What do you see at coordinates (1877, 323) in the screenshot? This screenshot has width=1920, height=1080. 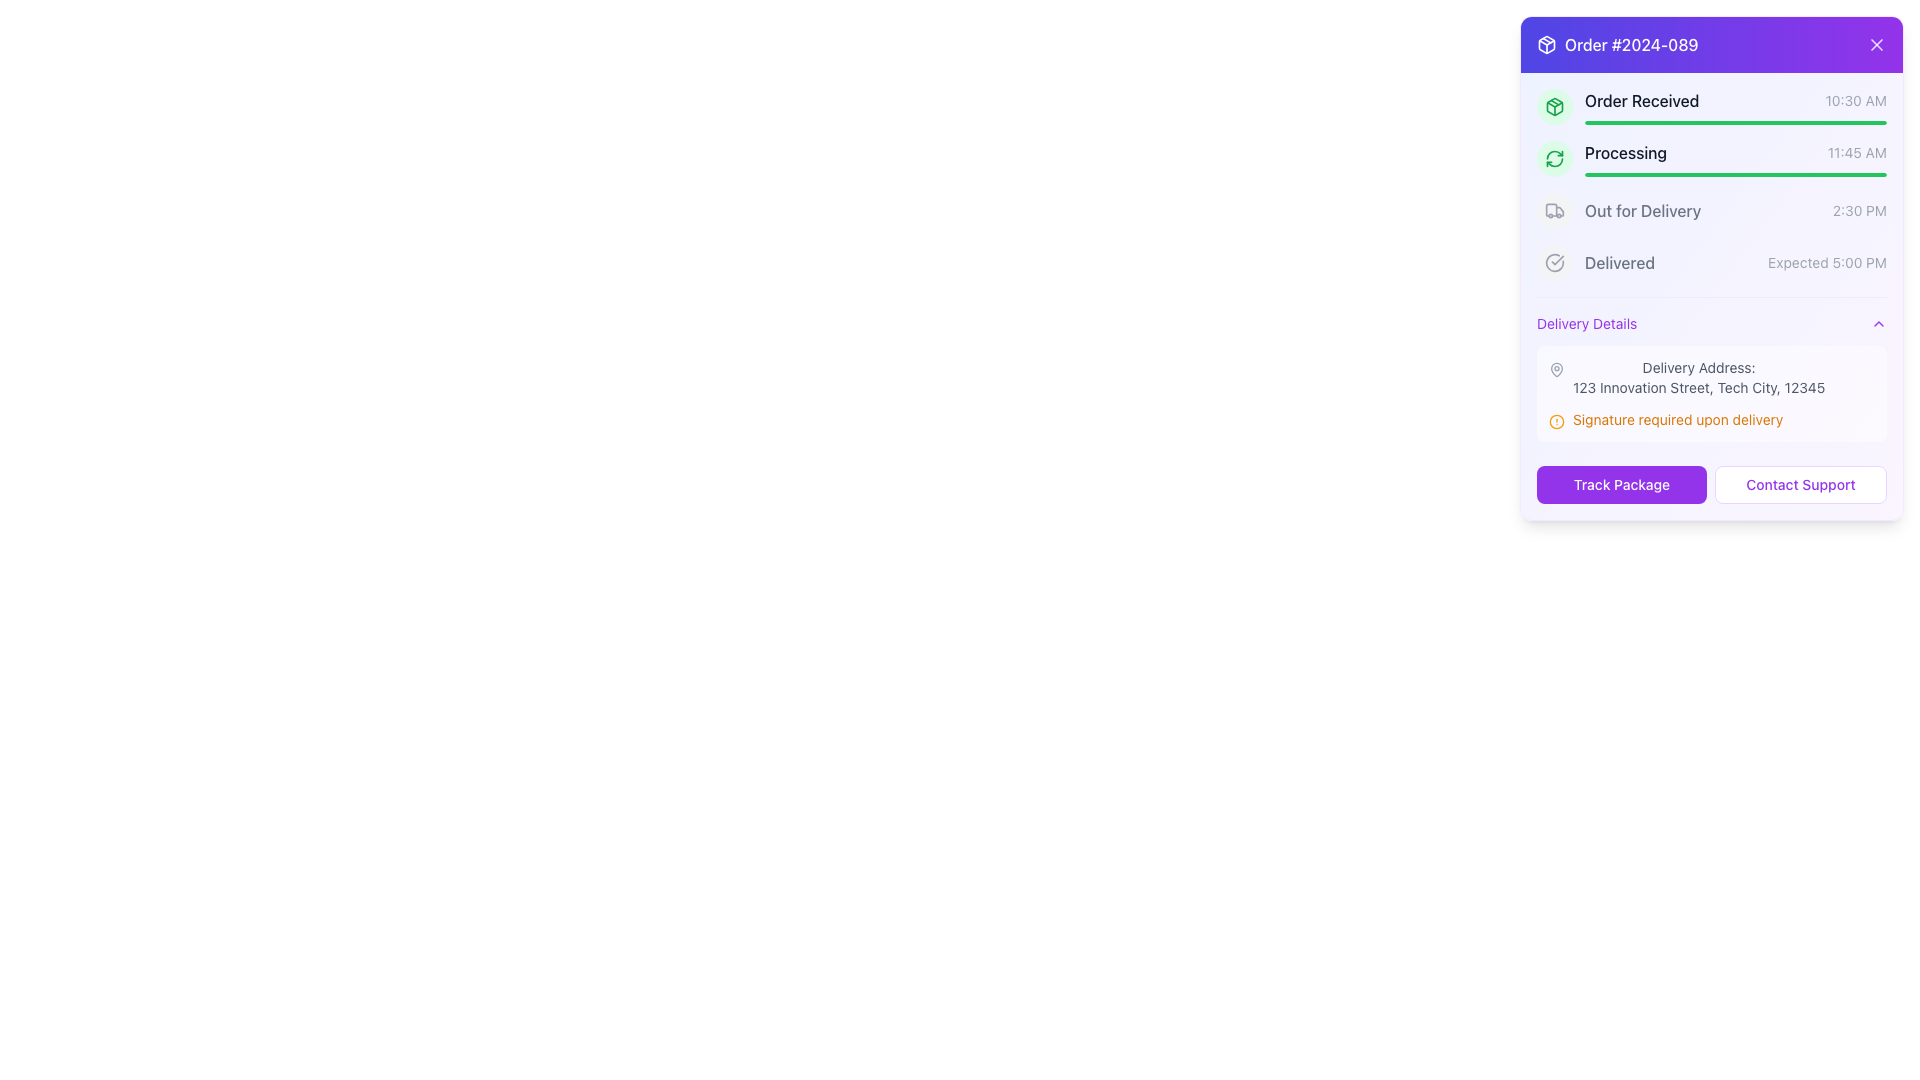 I see `the Icon (Chevron) located at the far-right end of the 'Delivery Details' section header` at bounding box center [1877, 323].